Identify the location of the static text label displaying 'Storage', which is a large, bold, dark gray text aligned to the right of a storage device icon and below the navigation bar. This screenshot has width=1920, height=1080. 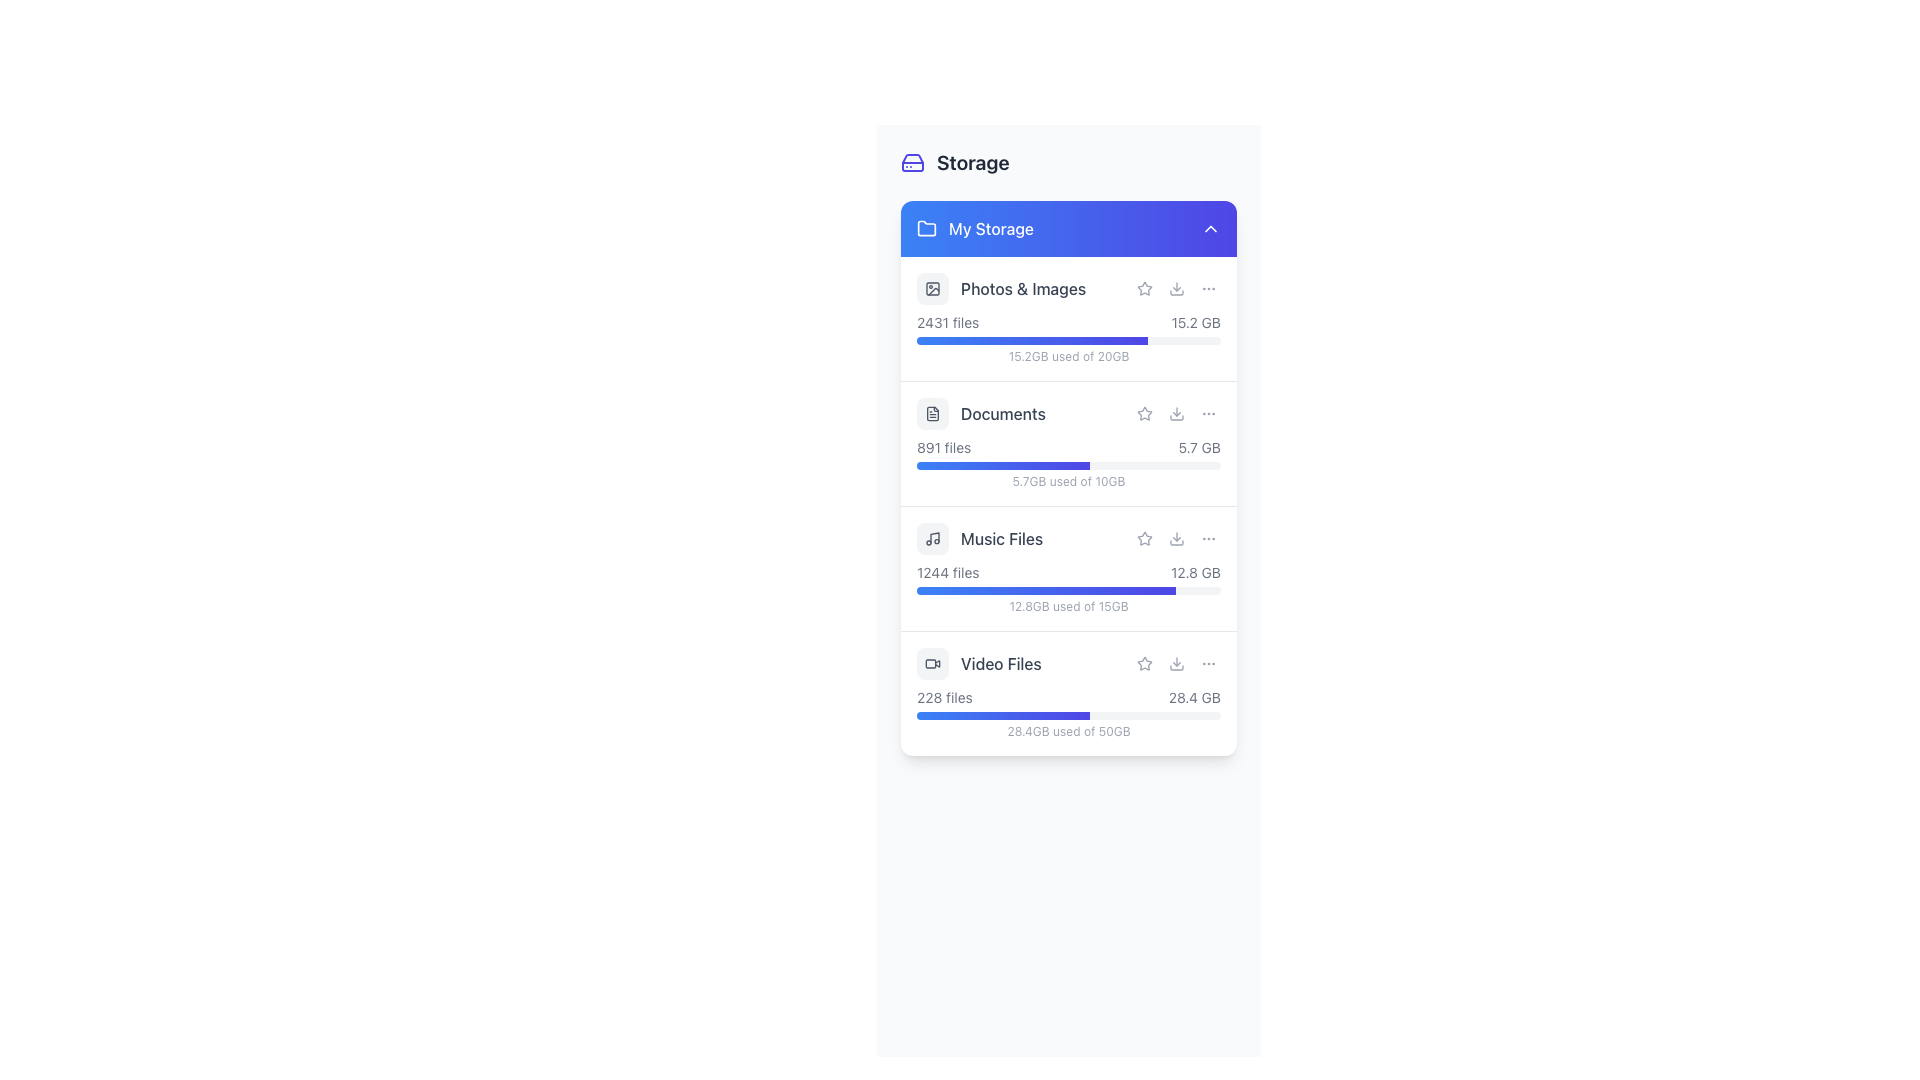
(973, 161).